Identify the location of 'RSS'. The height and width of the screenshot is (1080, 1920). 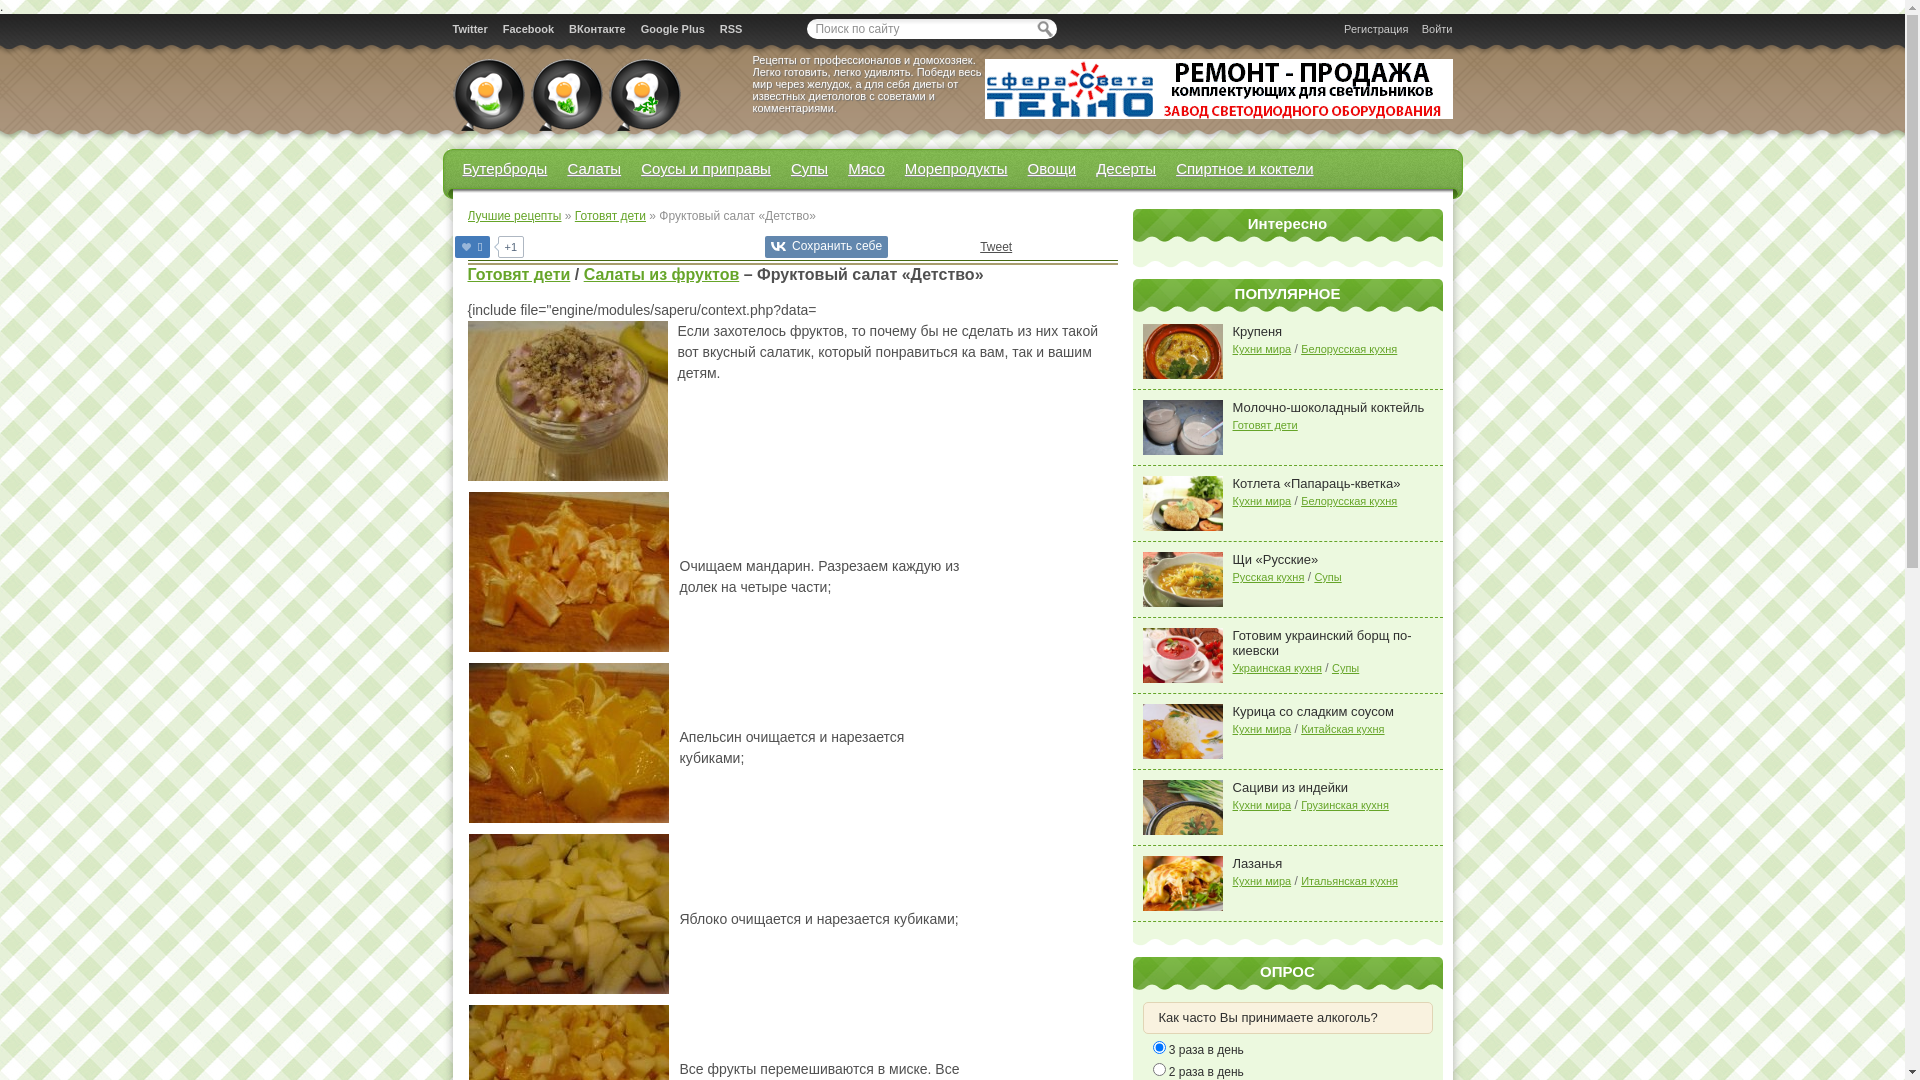
(730, 29).